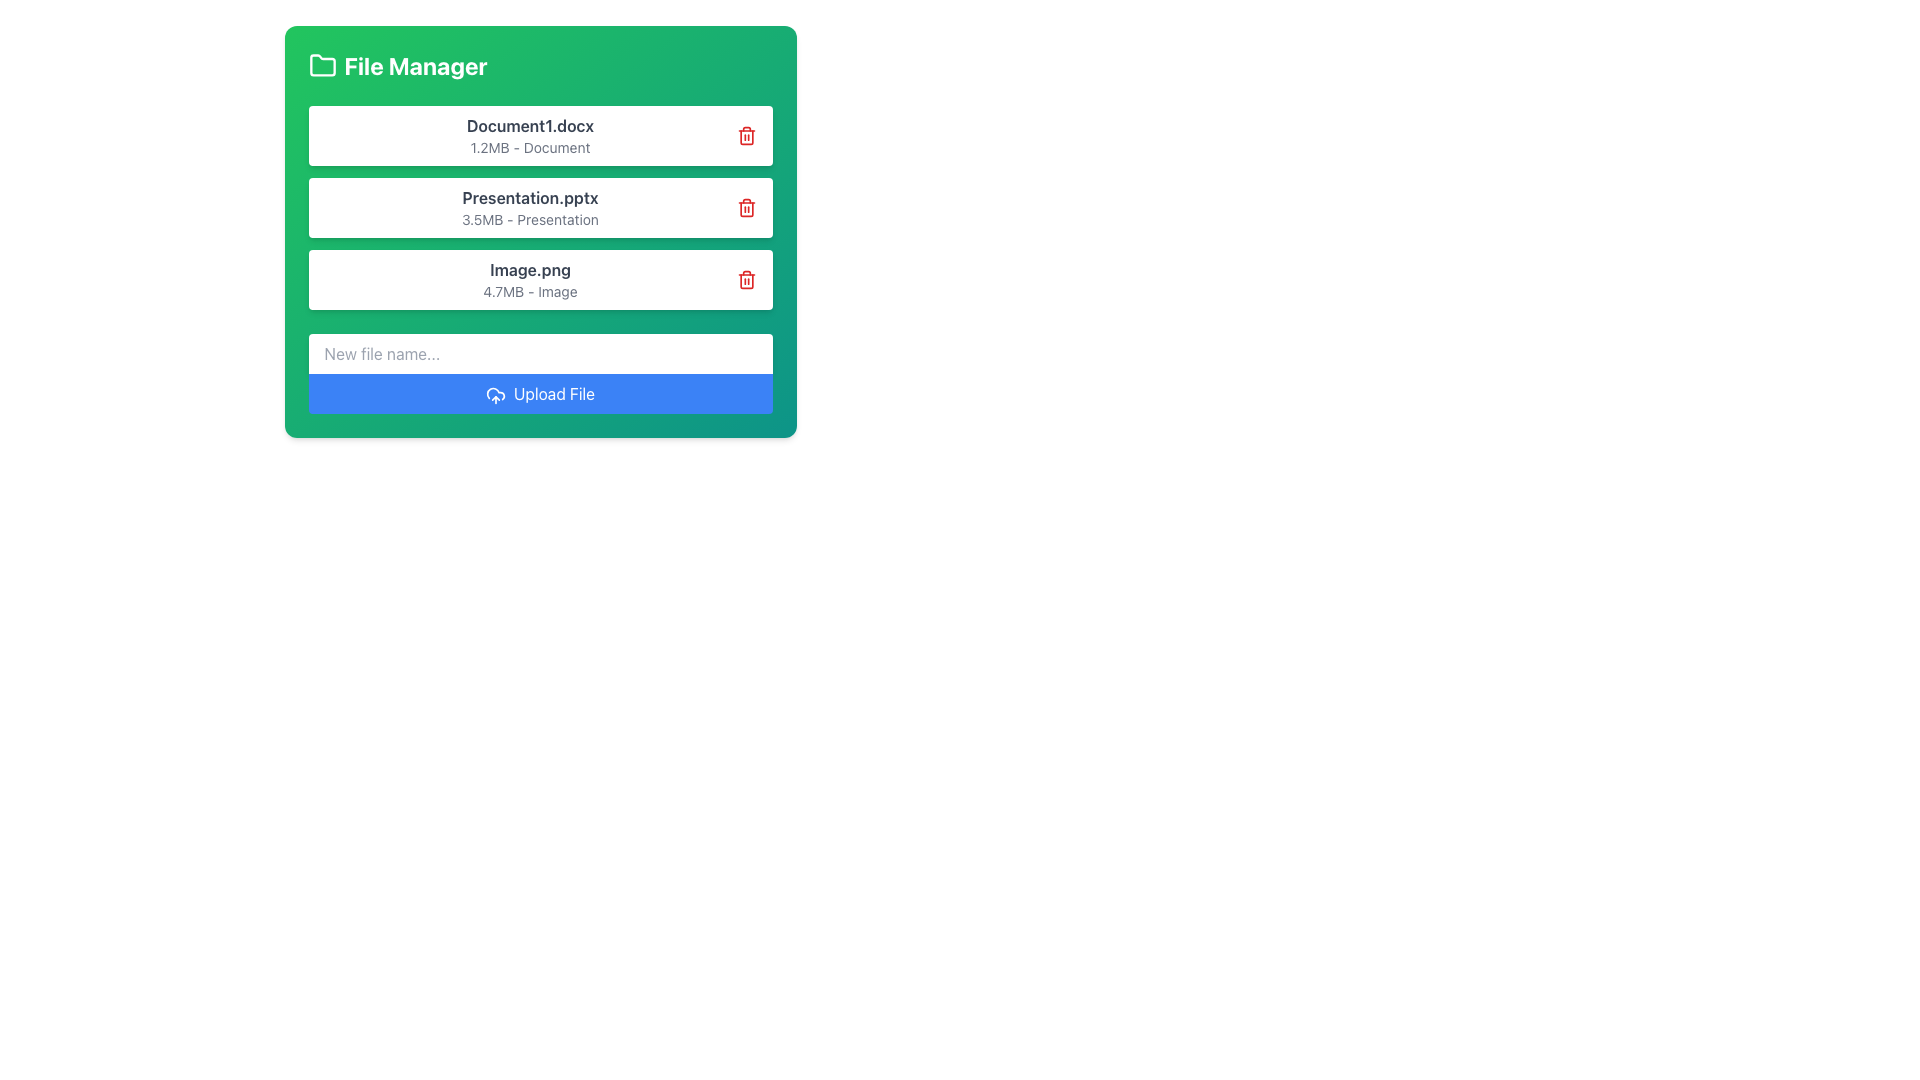 The height and width of the screenshot is (1080, 1920). What do you see at coordinates (322, 64) in the screenshot?
I see `the modern green folder icon located to the left of the 'File Manager' text in the header of the file management interface` at bounding box center [322, 64].